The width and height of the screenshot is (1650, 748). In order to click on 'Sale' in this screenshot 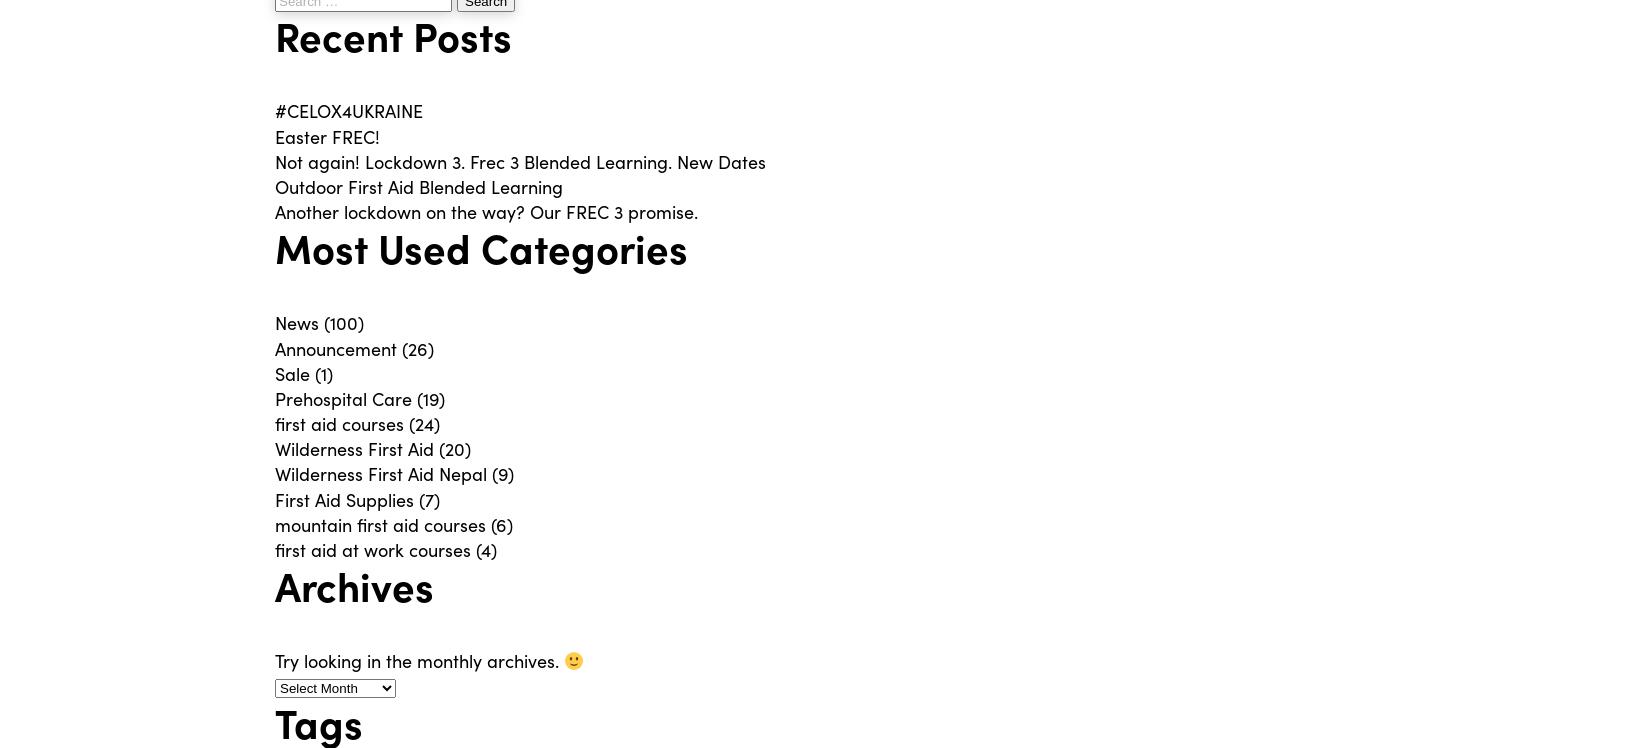, I will do `click(292, 371)`.